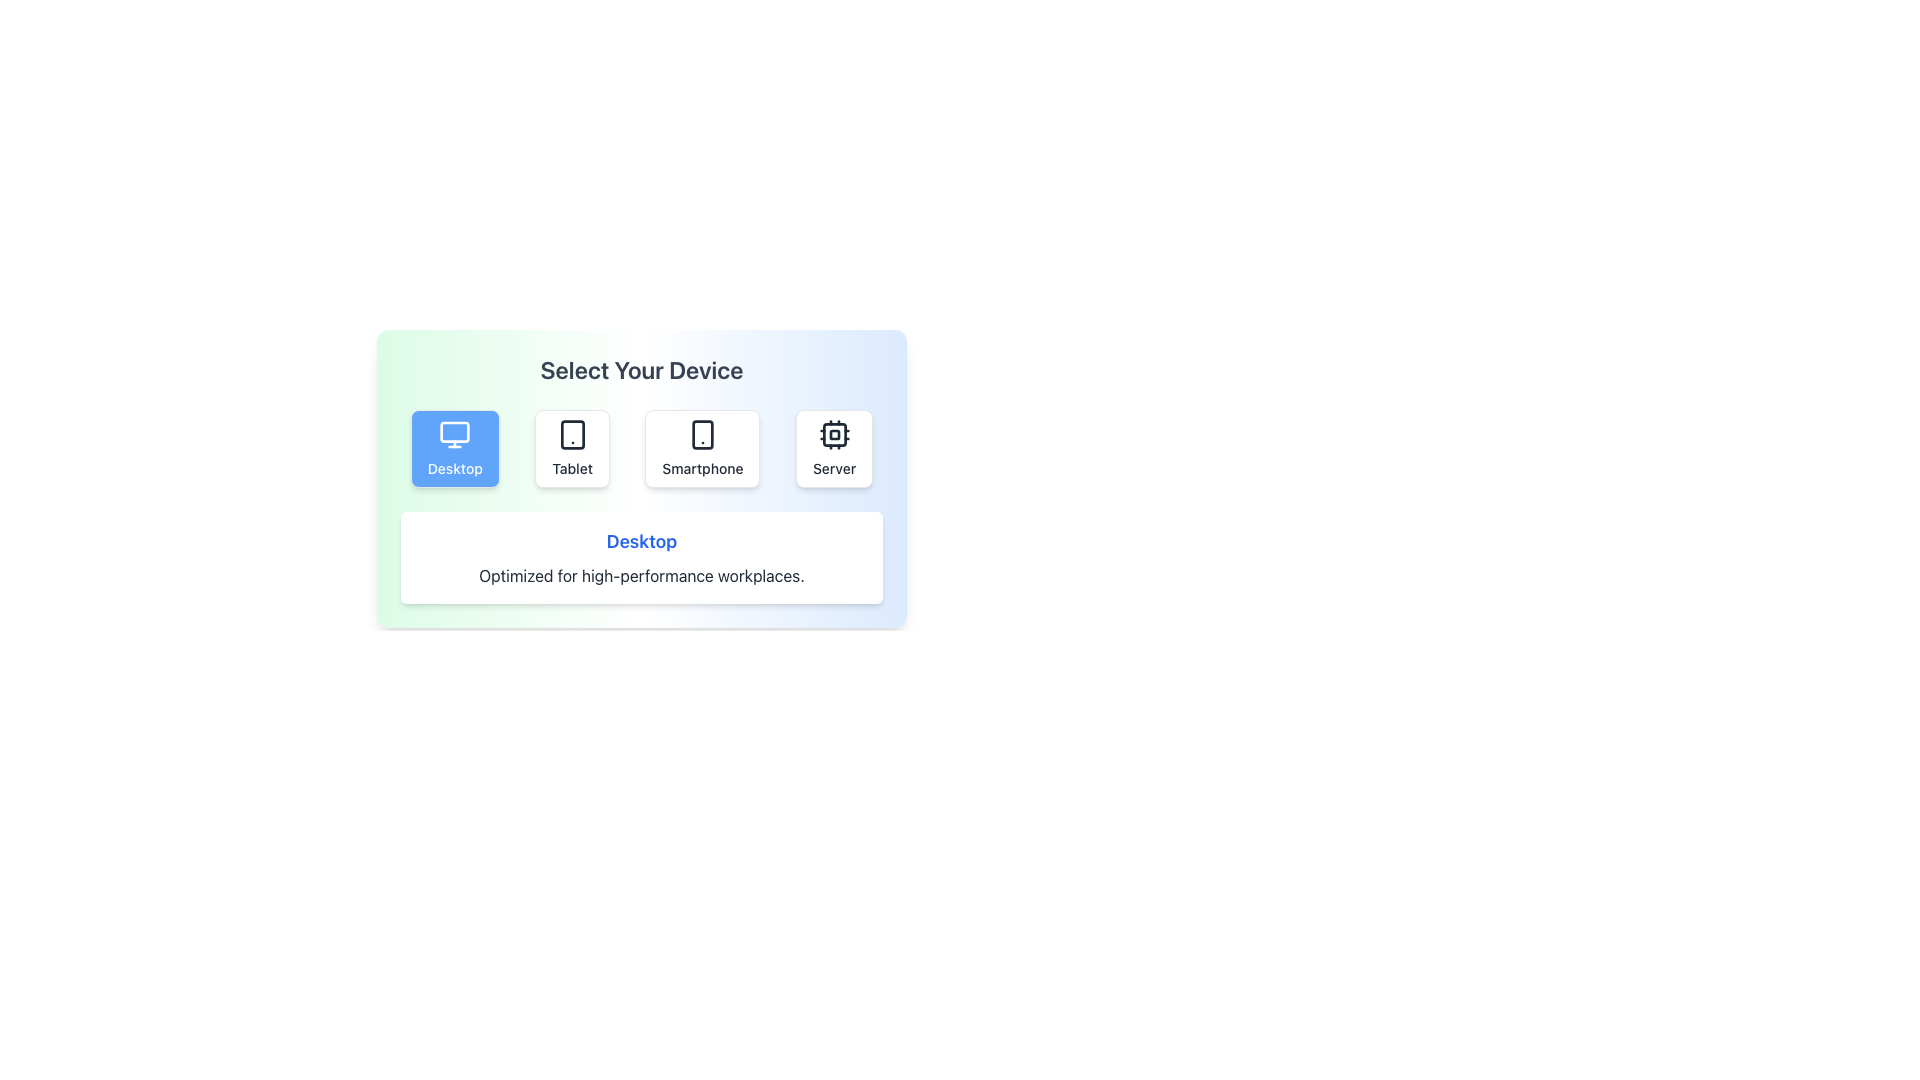 The image size is (1920, 1080). I want to click on the 'Server' label, which is styled with a medium small font and is located below the CPU icon in the fourth option of the device selection row under 'Select Your Device', so click(834, 469).